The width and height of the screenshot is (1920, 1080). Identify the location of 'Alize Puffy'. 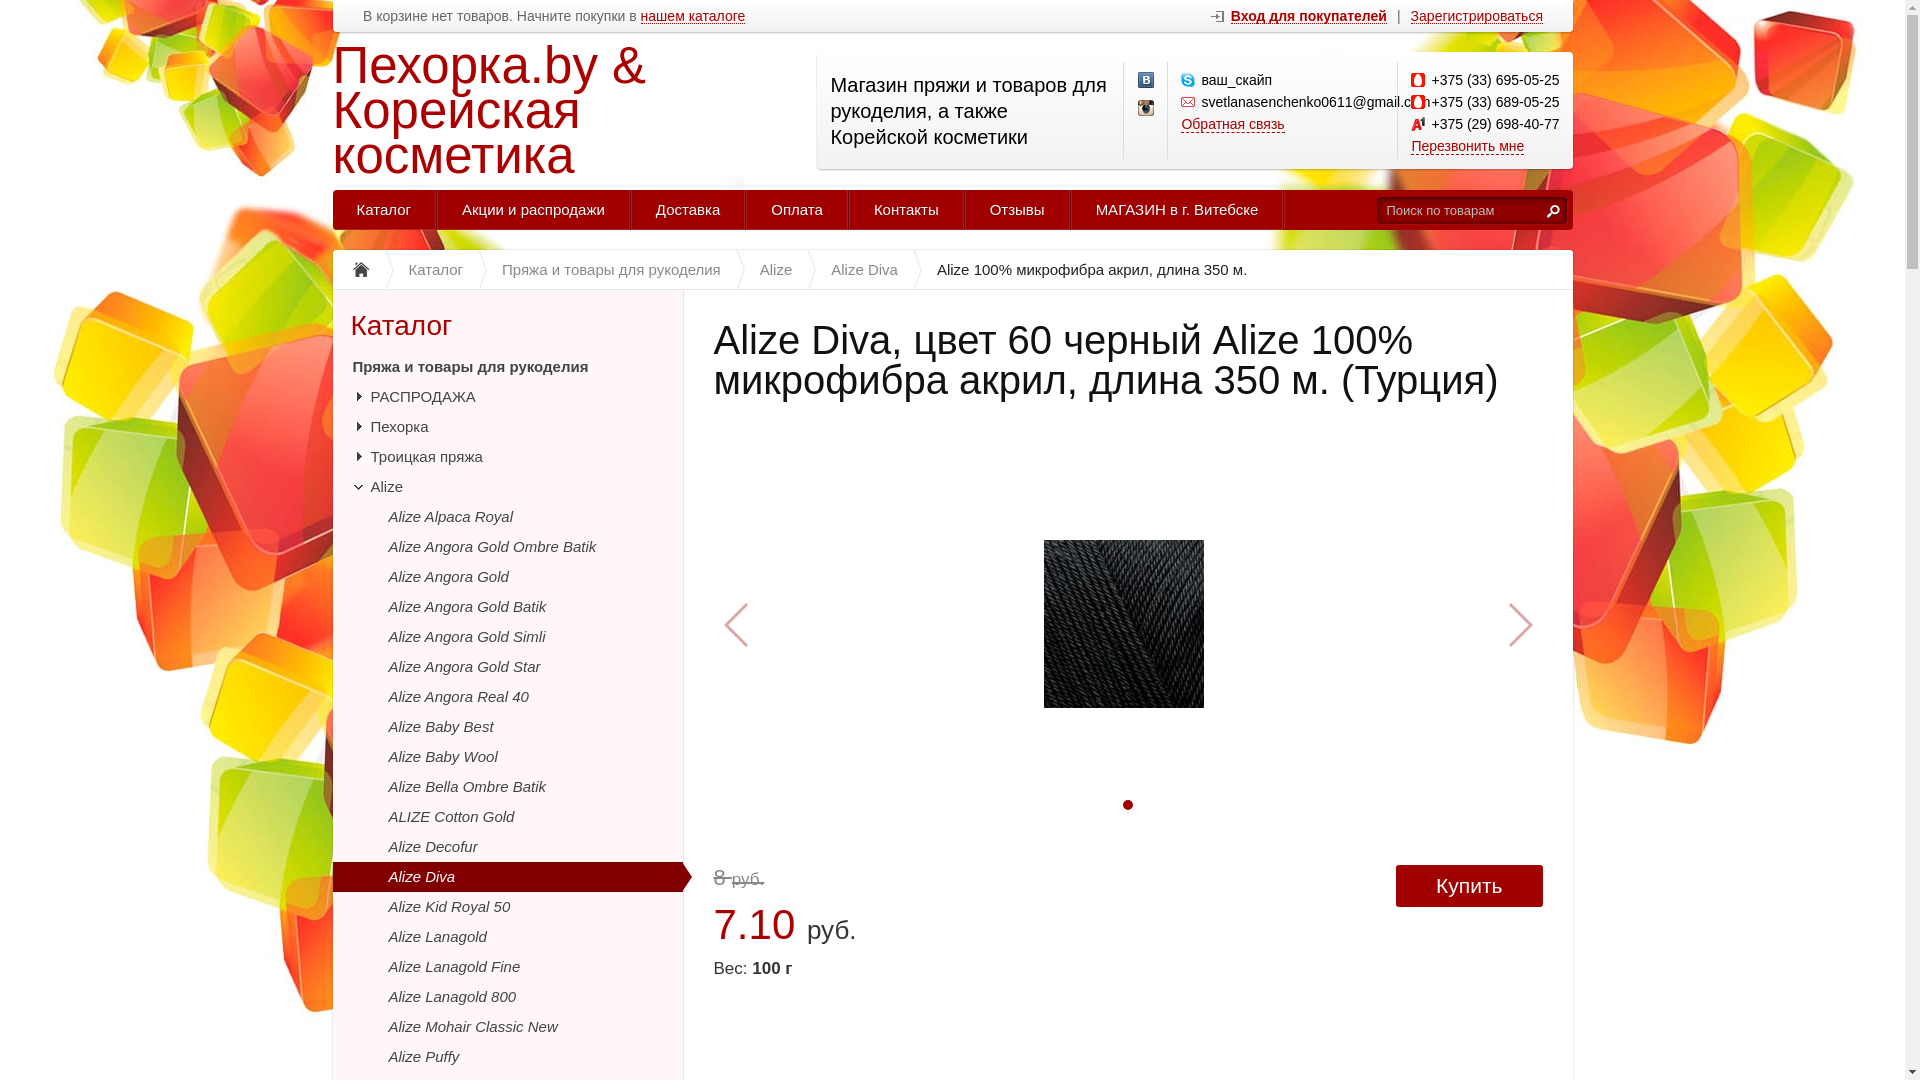
(507, 1055).